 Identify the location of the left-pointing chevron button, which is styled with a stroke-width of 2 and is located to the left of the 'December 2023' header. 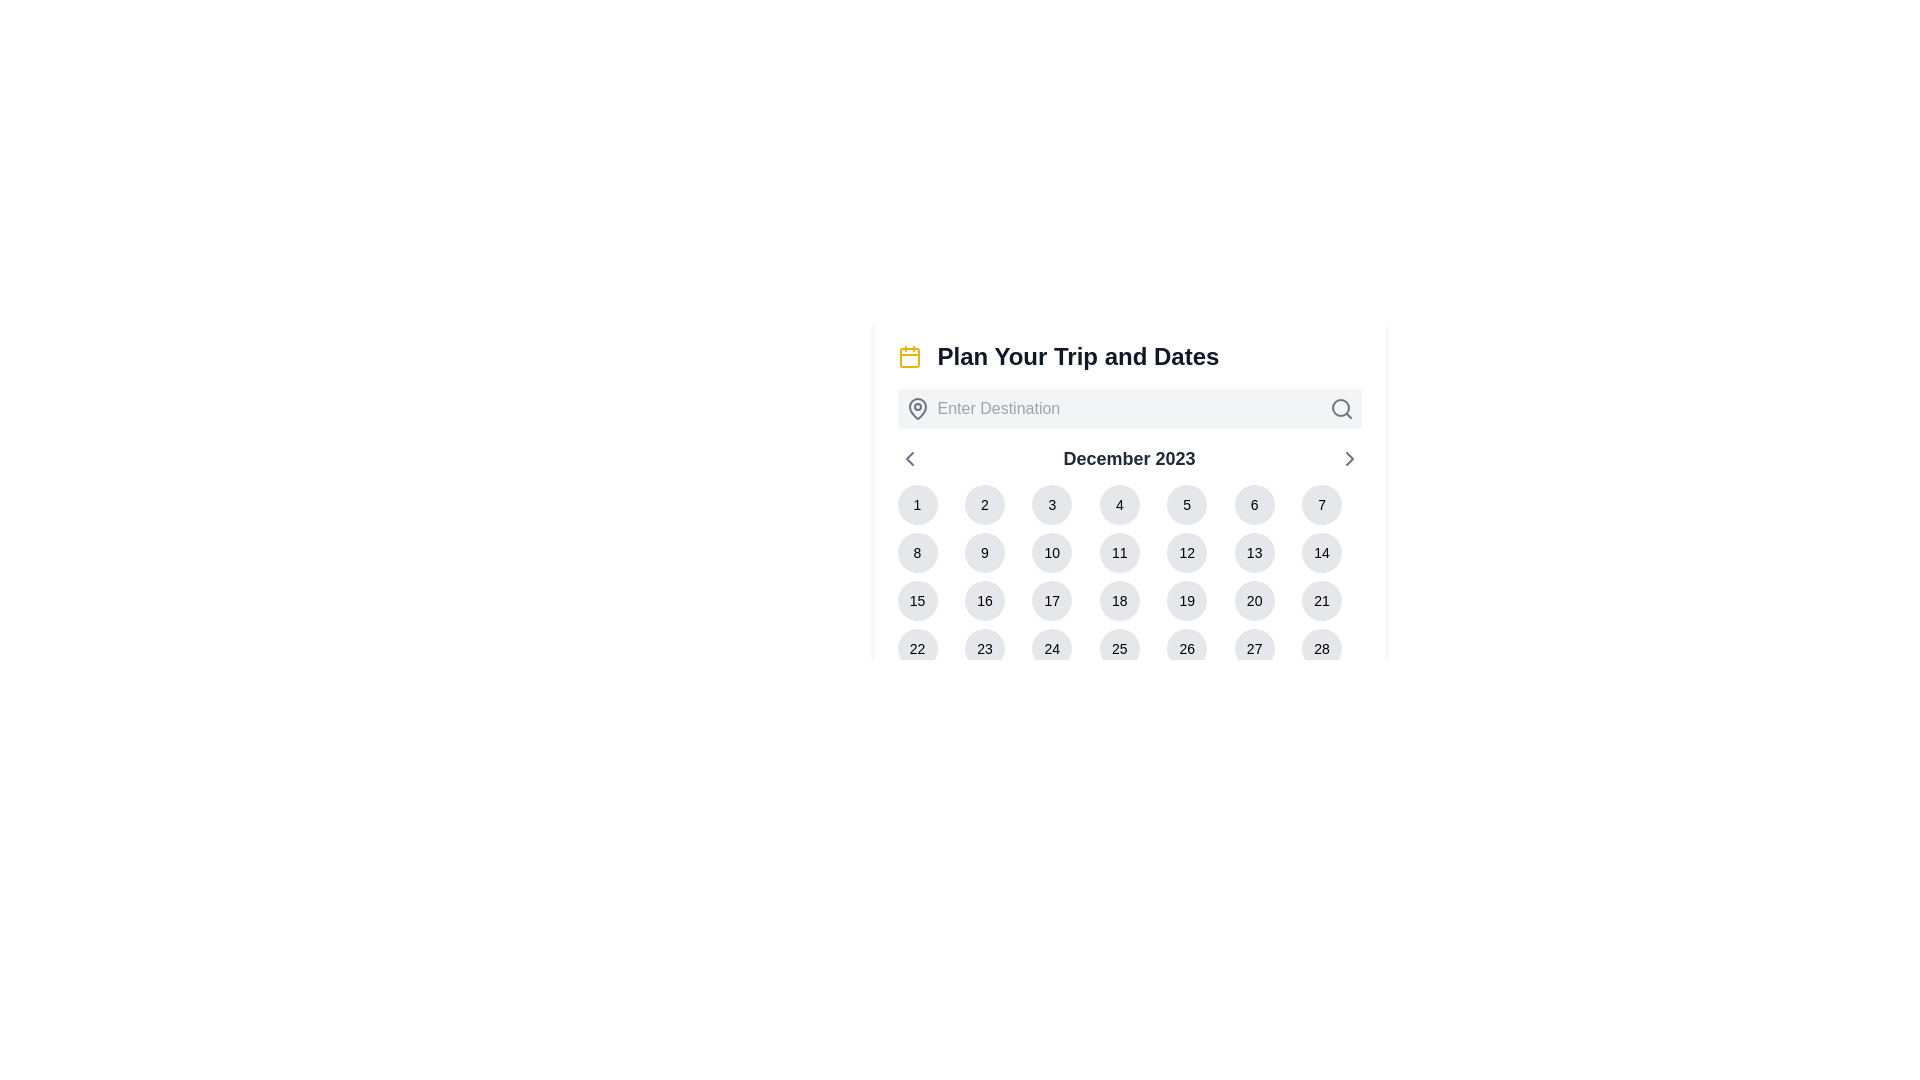
(908, 459).